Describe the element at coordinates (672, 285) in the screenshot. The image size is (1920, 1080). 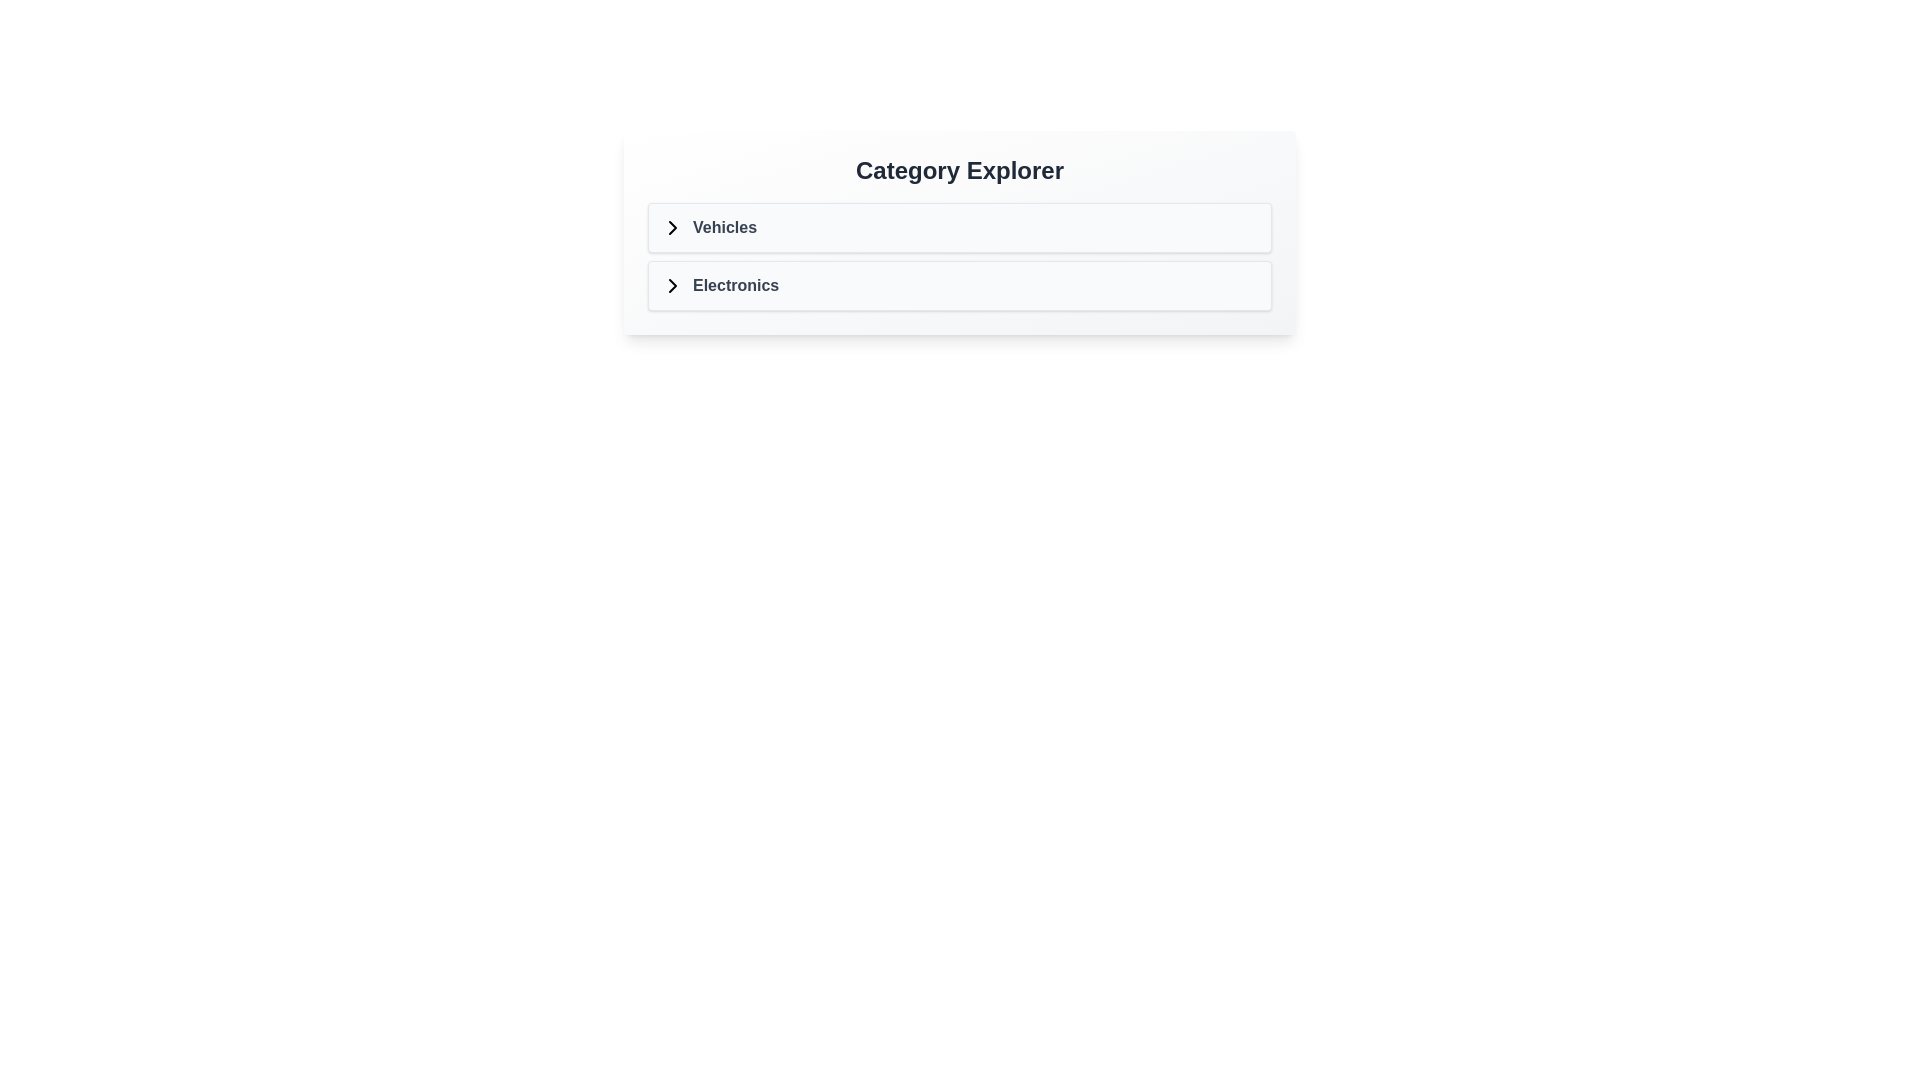
I see `the chevron-shaped icon pointing to the right, which is positioned to the left of the 'Electronics' label in the 'Category Explorer' interface` at that location.